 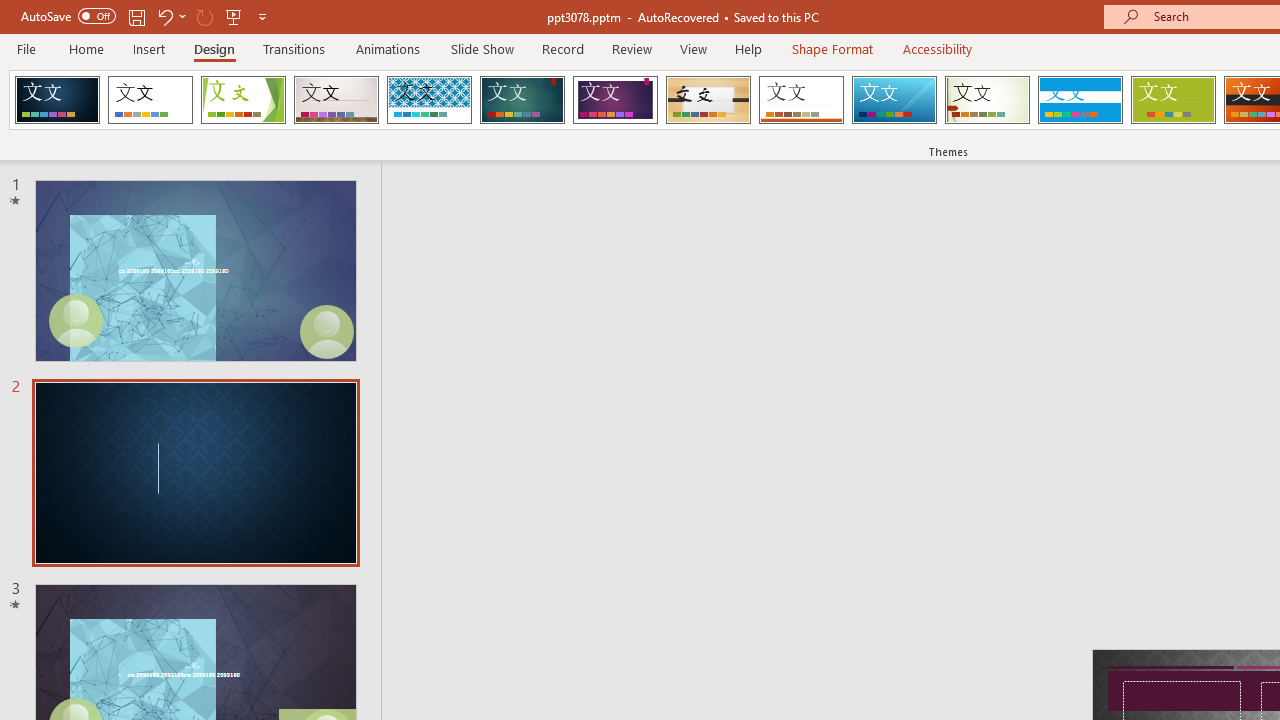 What do you see at coordinates (294, 48) in the screenshot?
I see `'Transitions'` at bounding box center [294, 48].